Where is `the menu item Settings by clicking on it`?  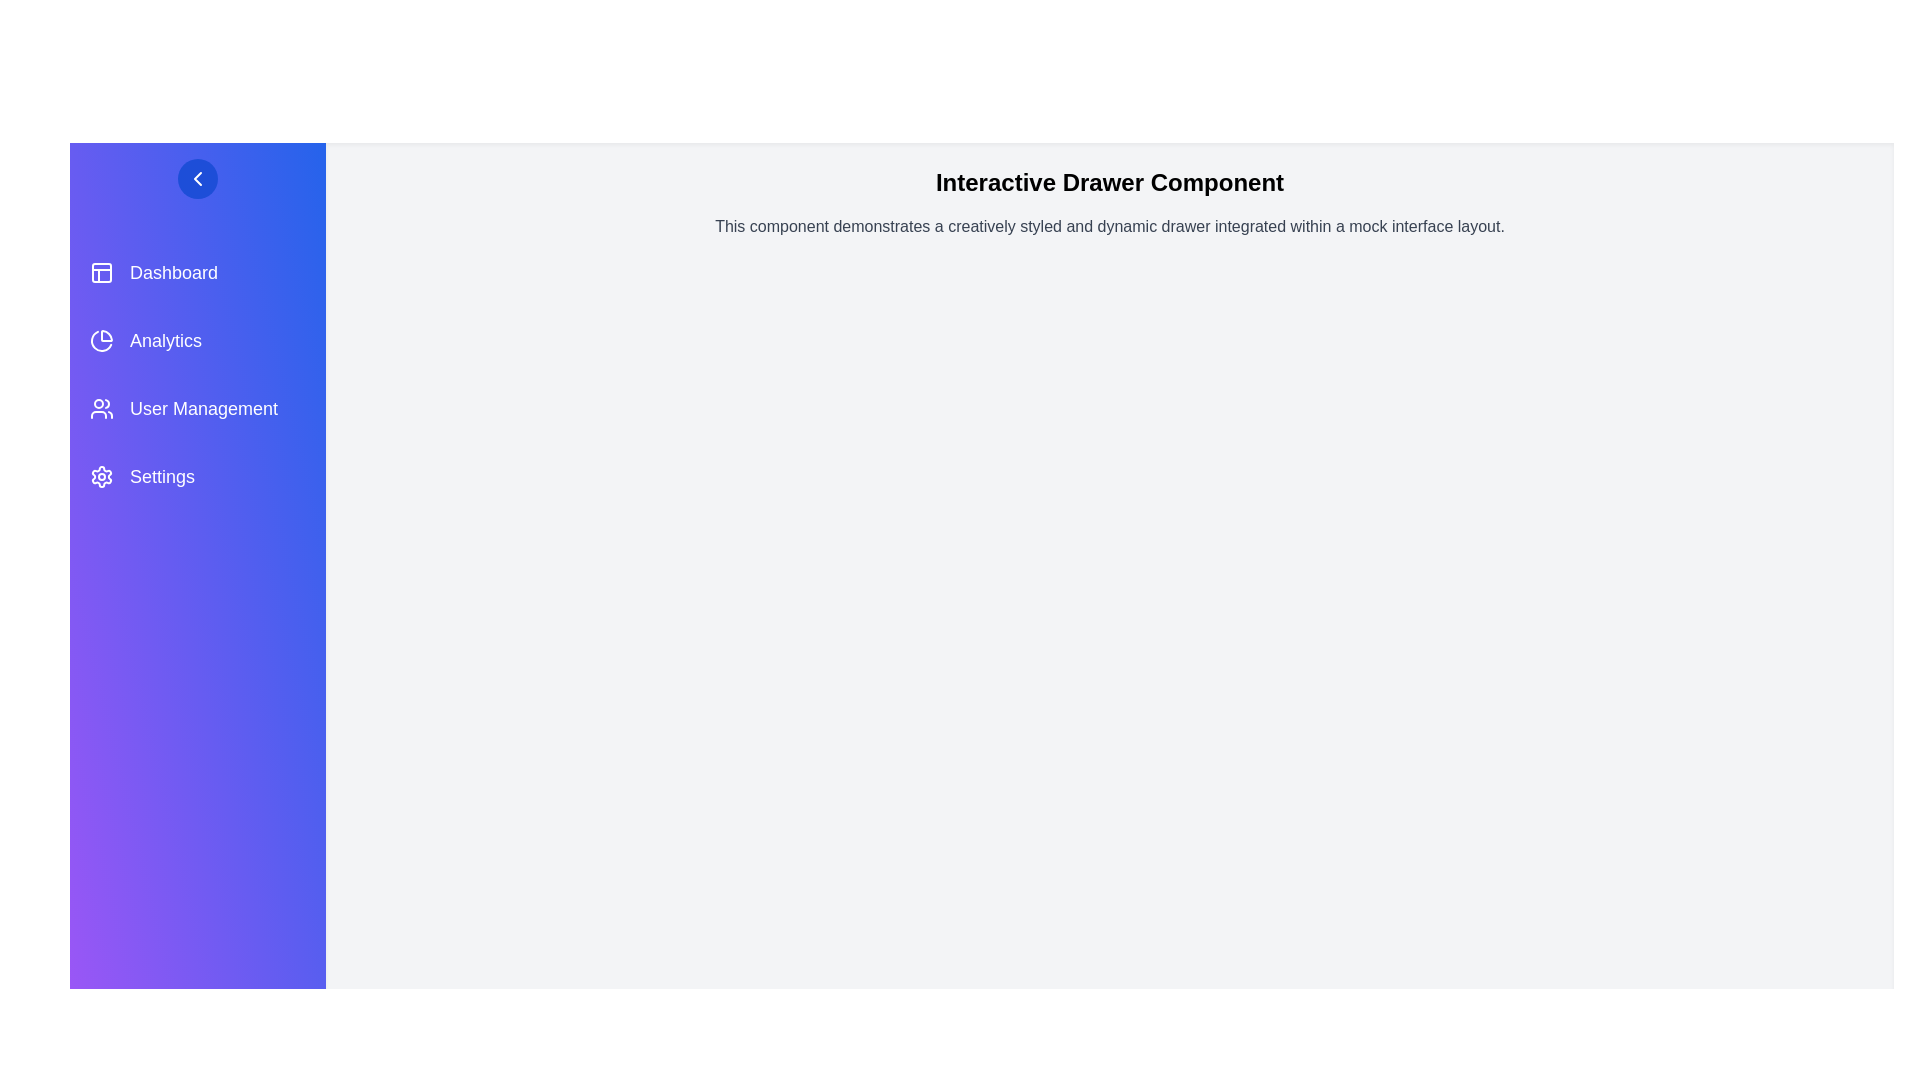
the menu item Settings by clicking on it is located at coordinates (197, 477).